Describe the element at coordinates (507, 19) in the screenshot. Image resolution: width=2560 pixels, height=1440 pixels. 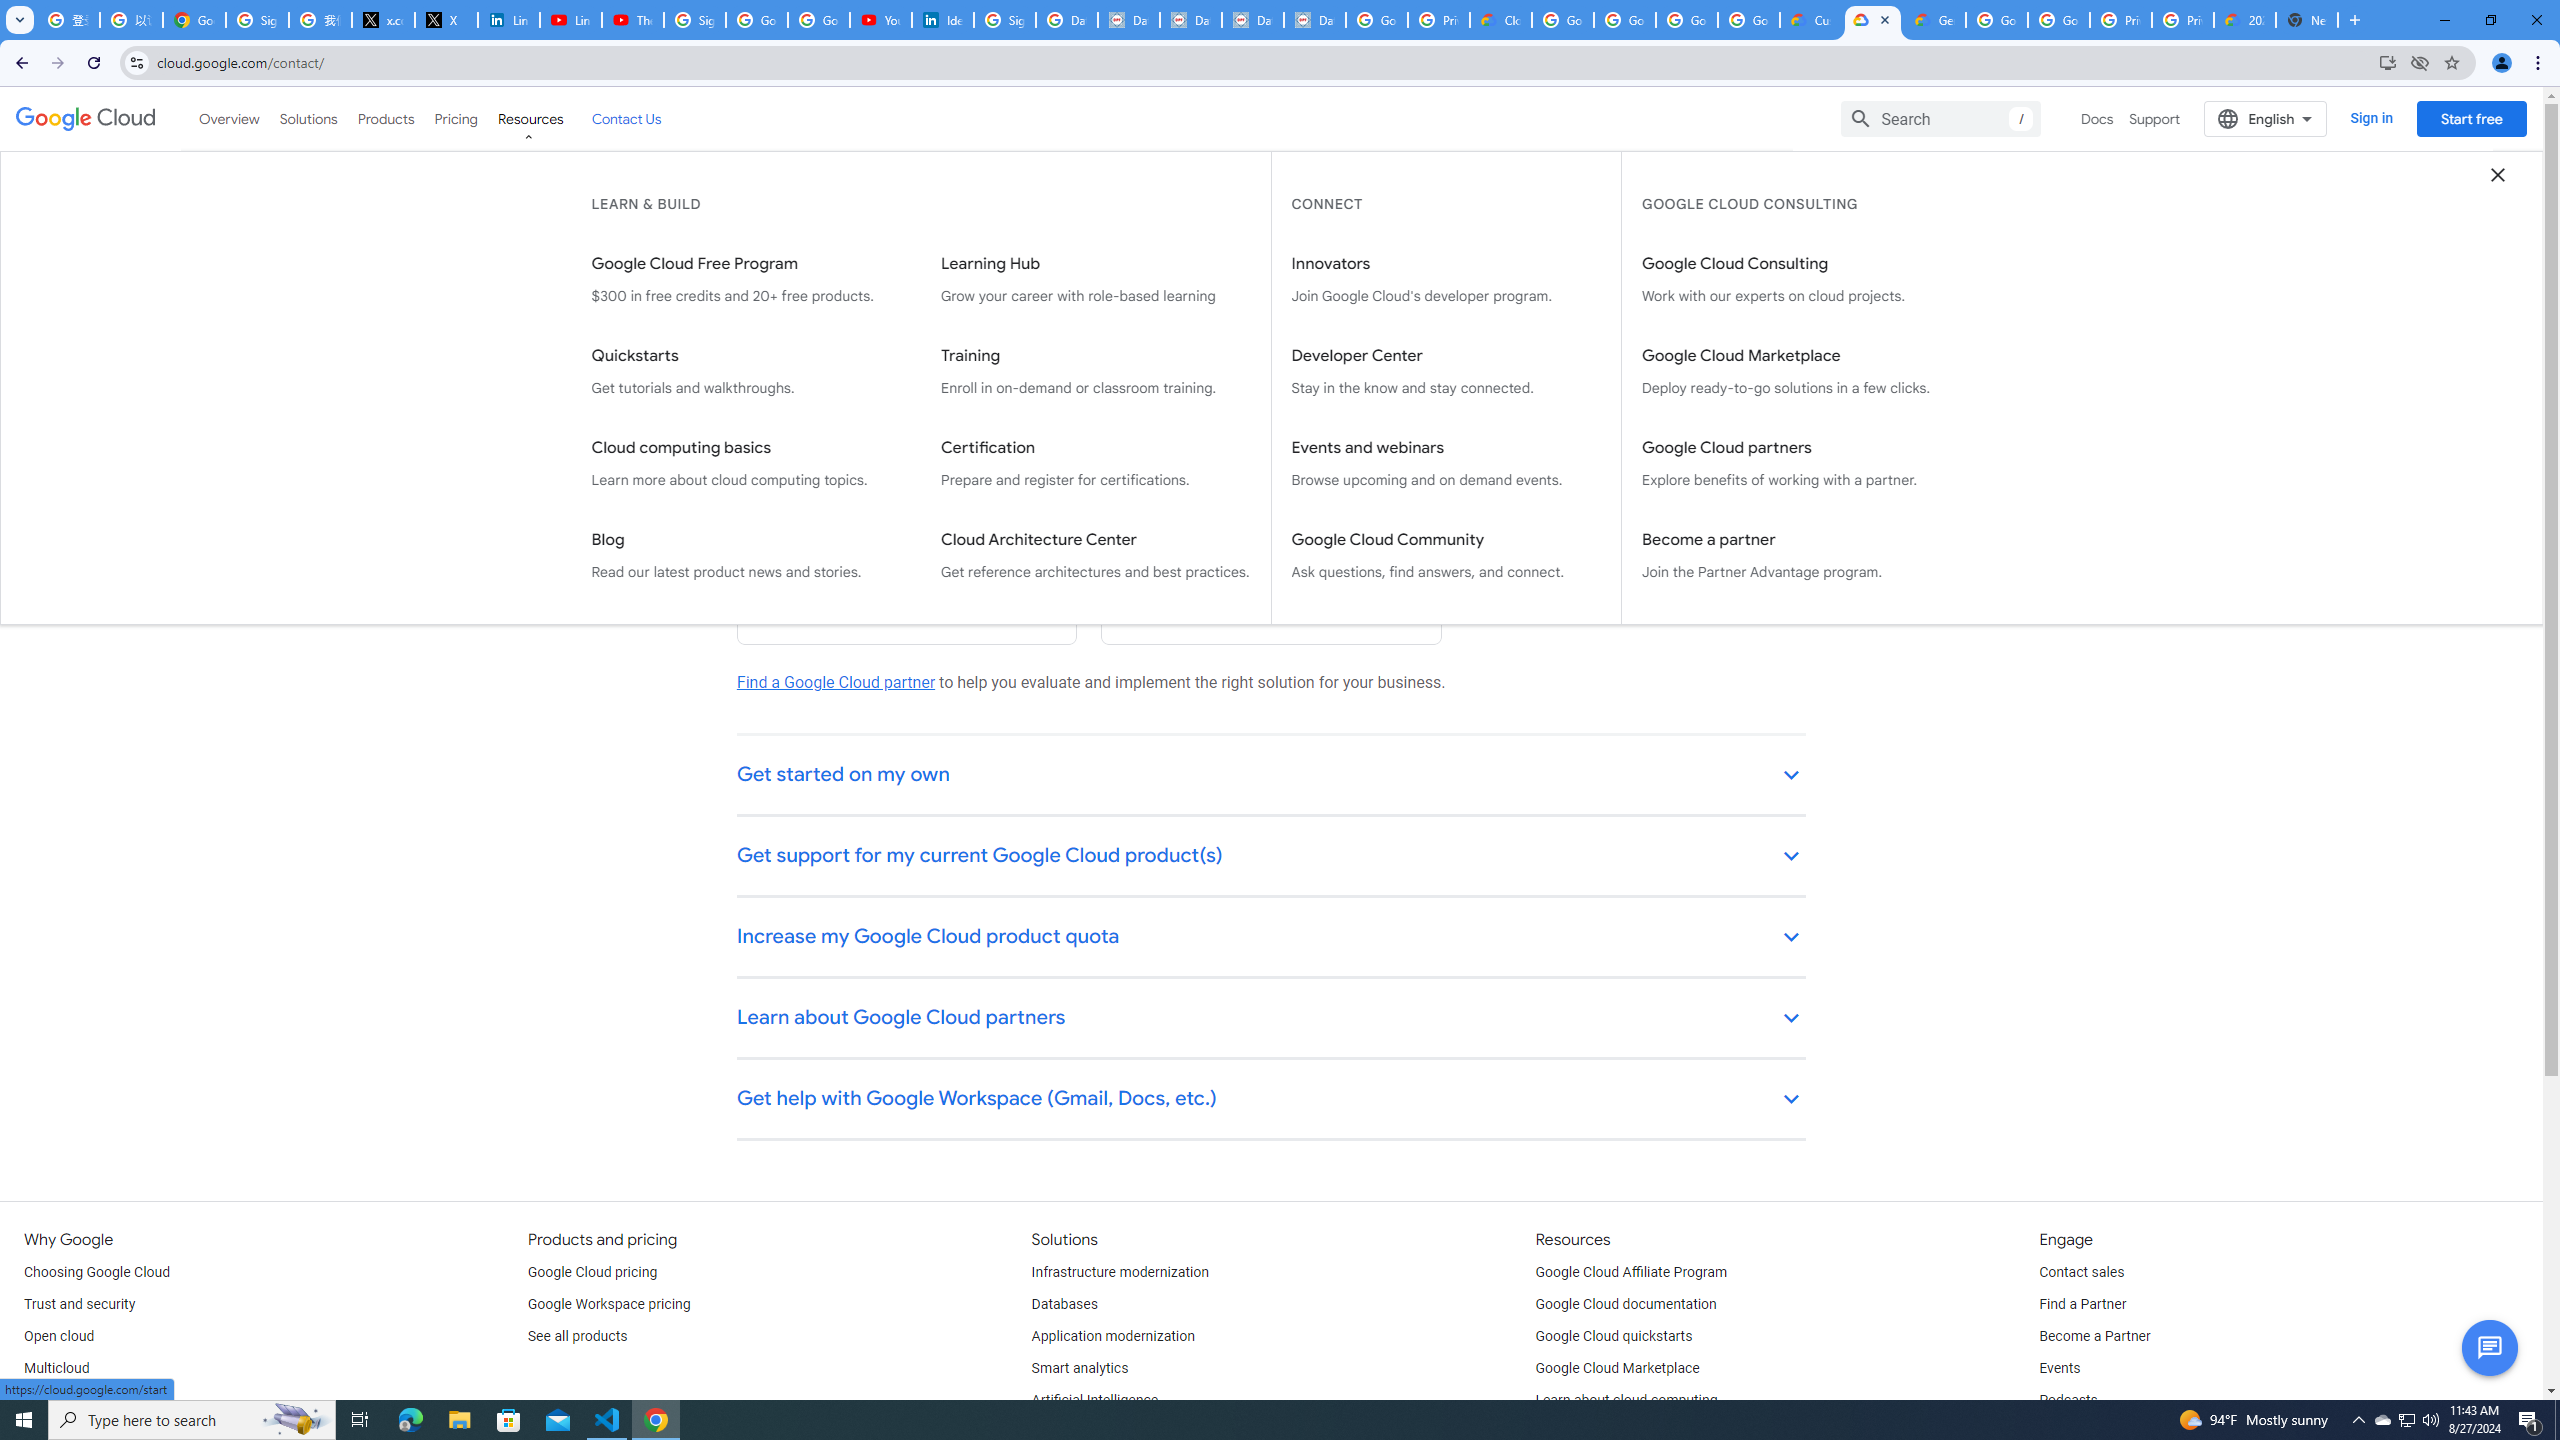
I see `'LinkedIn Privacy Policy'` at that location.